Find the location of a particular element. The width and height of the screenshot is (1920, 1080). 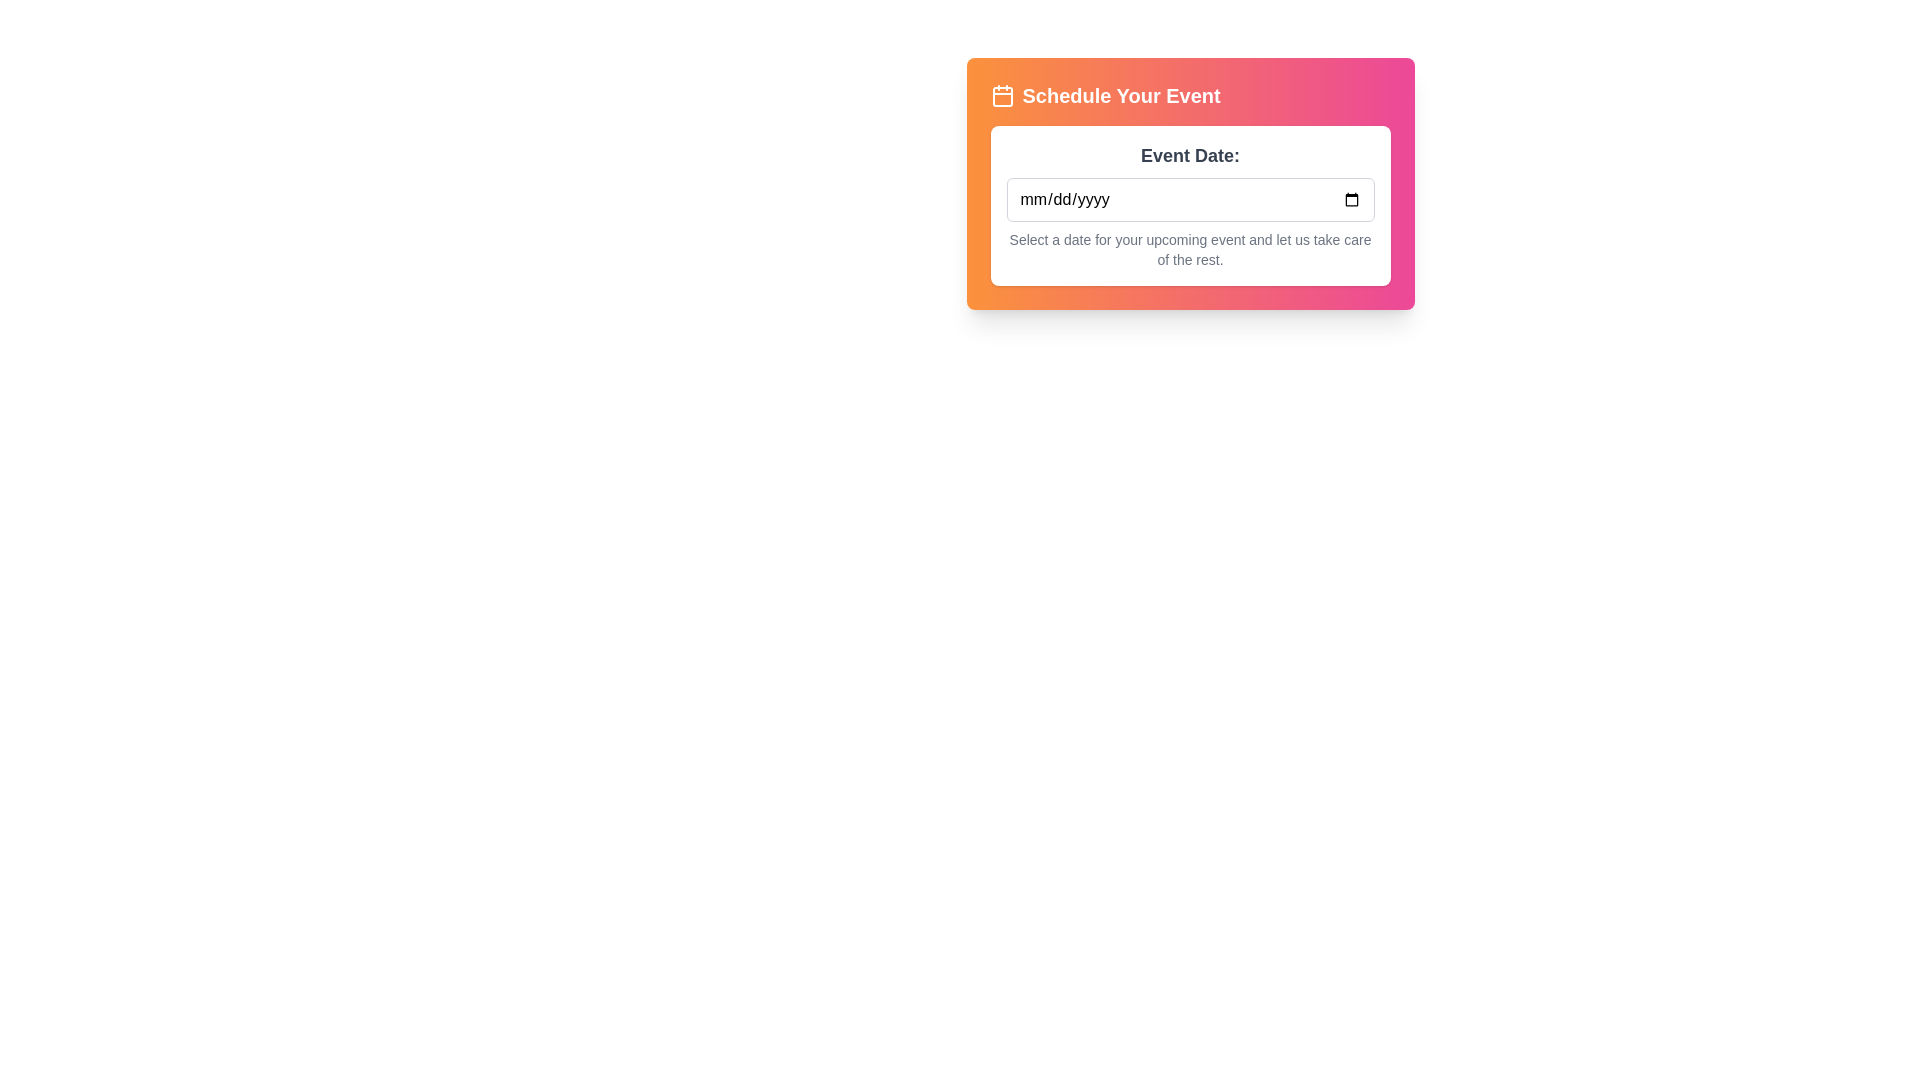

the calendar icon located to the left of the 'Schedule Your Event' text in the header section of the modal is located at coordinates (1002, 96).